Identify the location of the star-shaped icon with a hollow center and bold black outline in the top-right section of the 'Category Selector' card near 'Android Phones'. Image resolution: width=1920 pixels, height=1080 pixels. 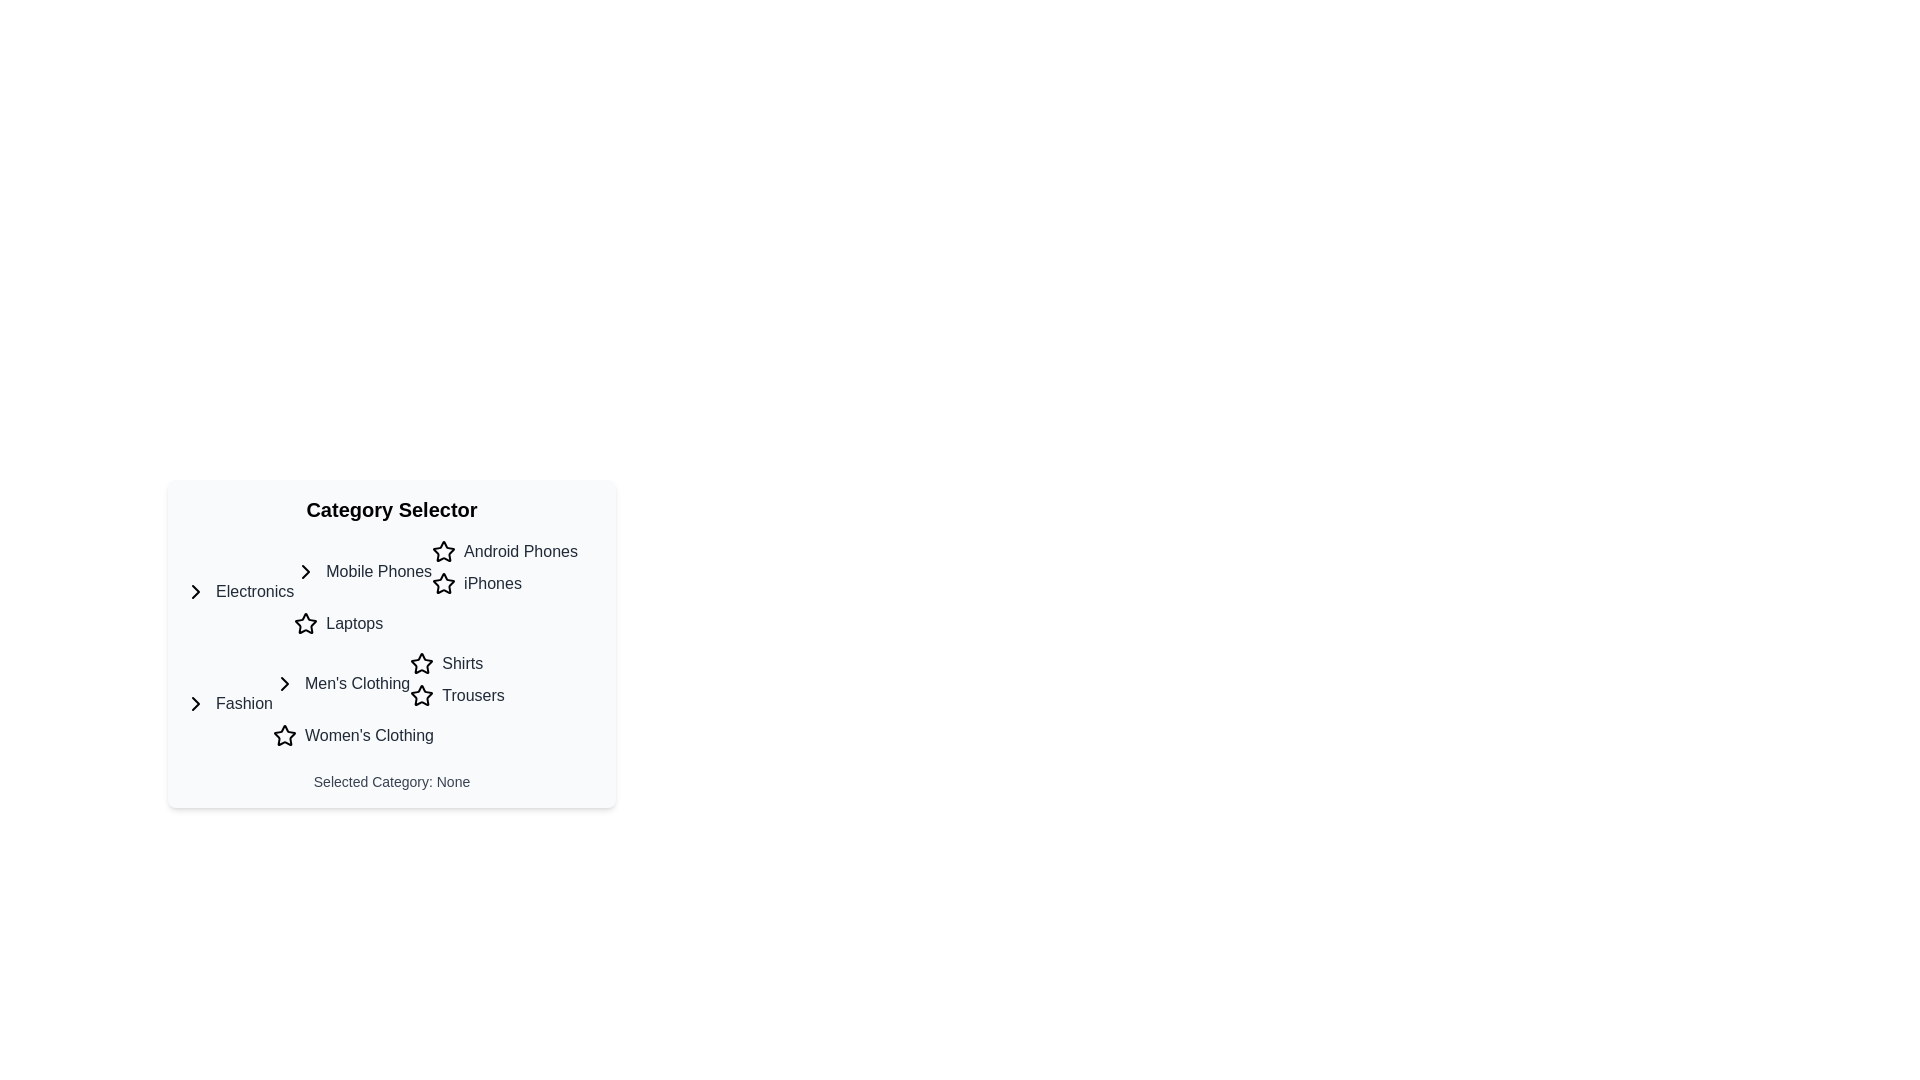
(443, 551).